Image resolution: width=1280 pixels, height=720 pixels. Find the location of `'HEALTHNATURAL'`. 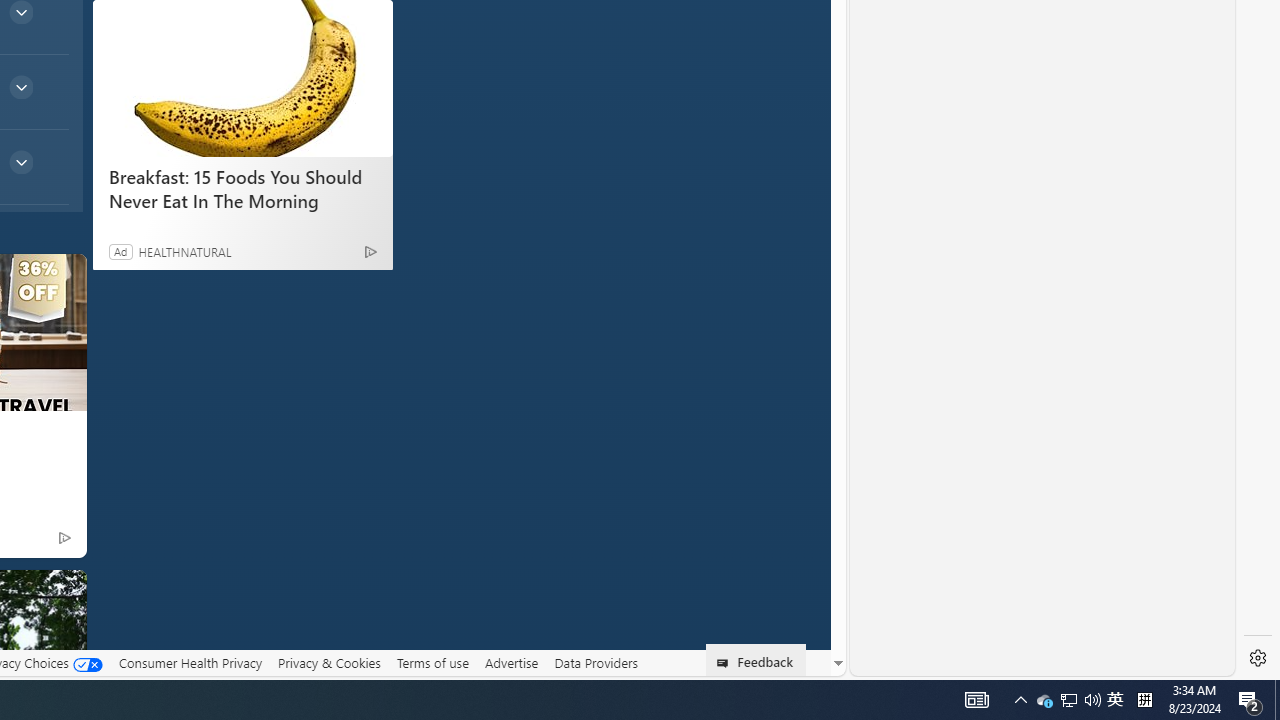

'HEALTHNATURAL' is located at coordinates (184, 250).